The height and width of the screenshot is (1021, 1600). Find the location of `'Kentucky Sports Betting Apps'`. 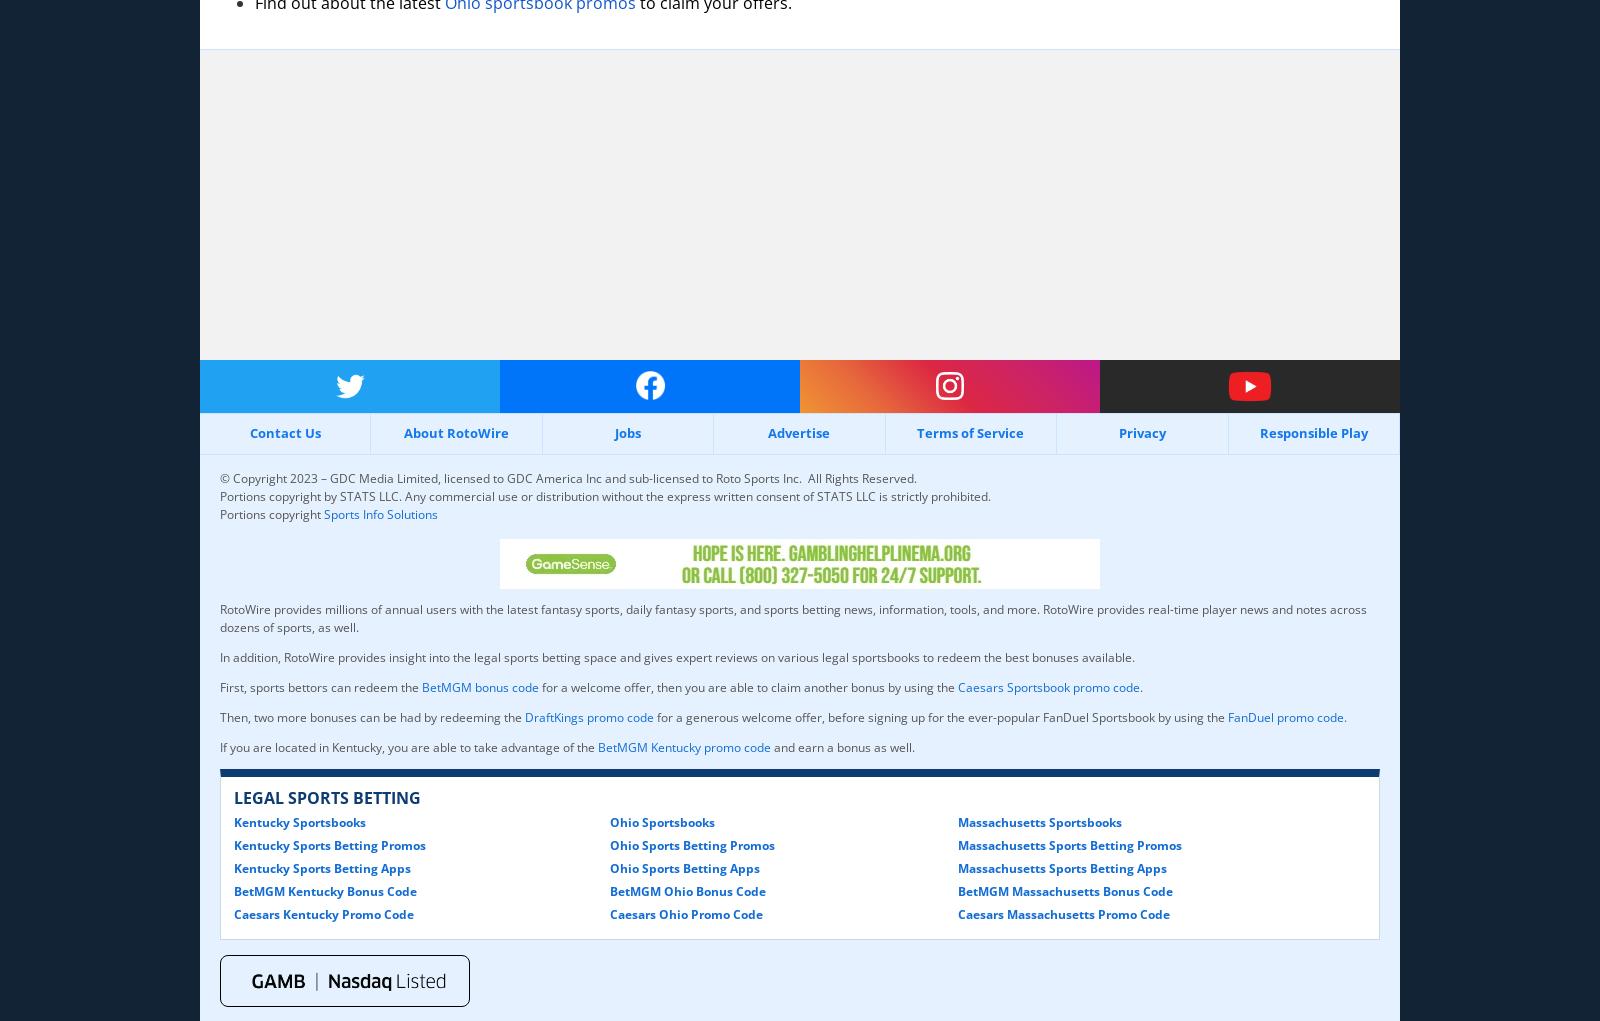

'Kentucky Sports Betting Apps' is located at coordinates (322, 866).